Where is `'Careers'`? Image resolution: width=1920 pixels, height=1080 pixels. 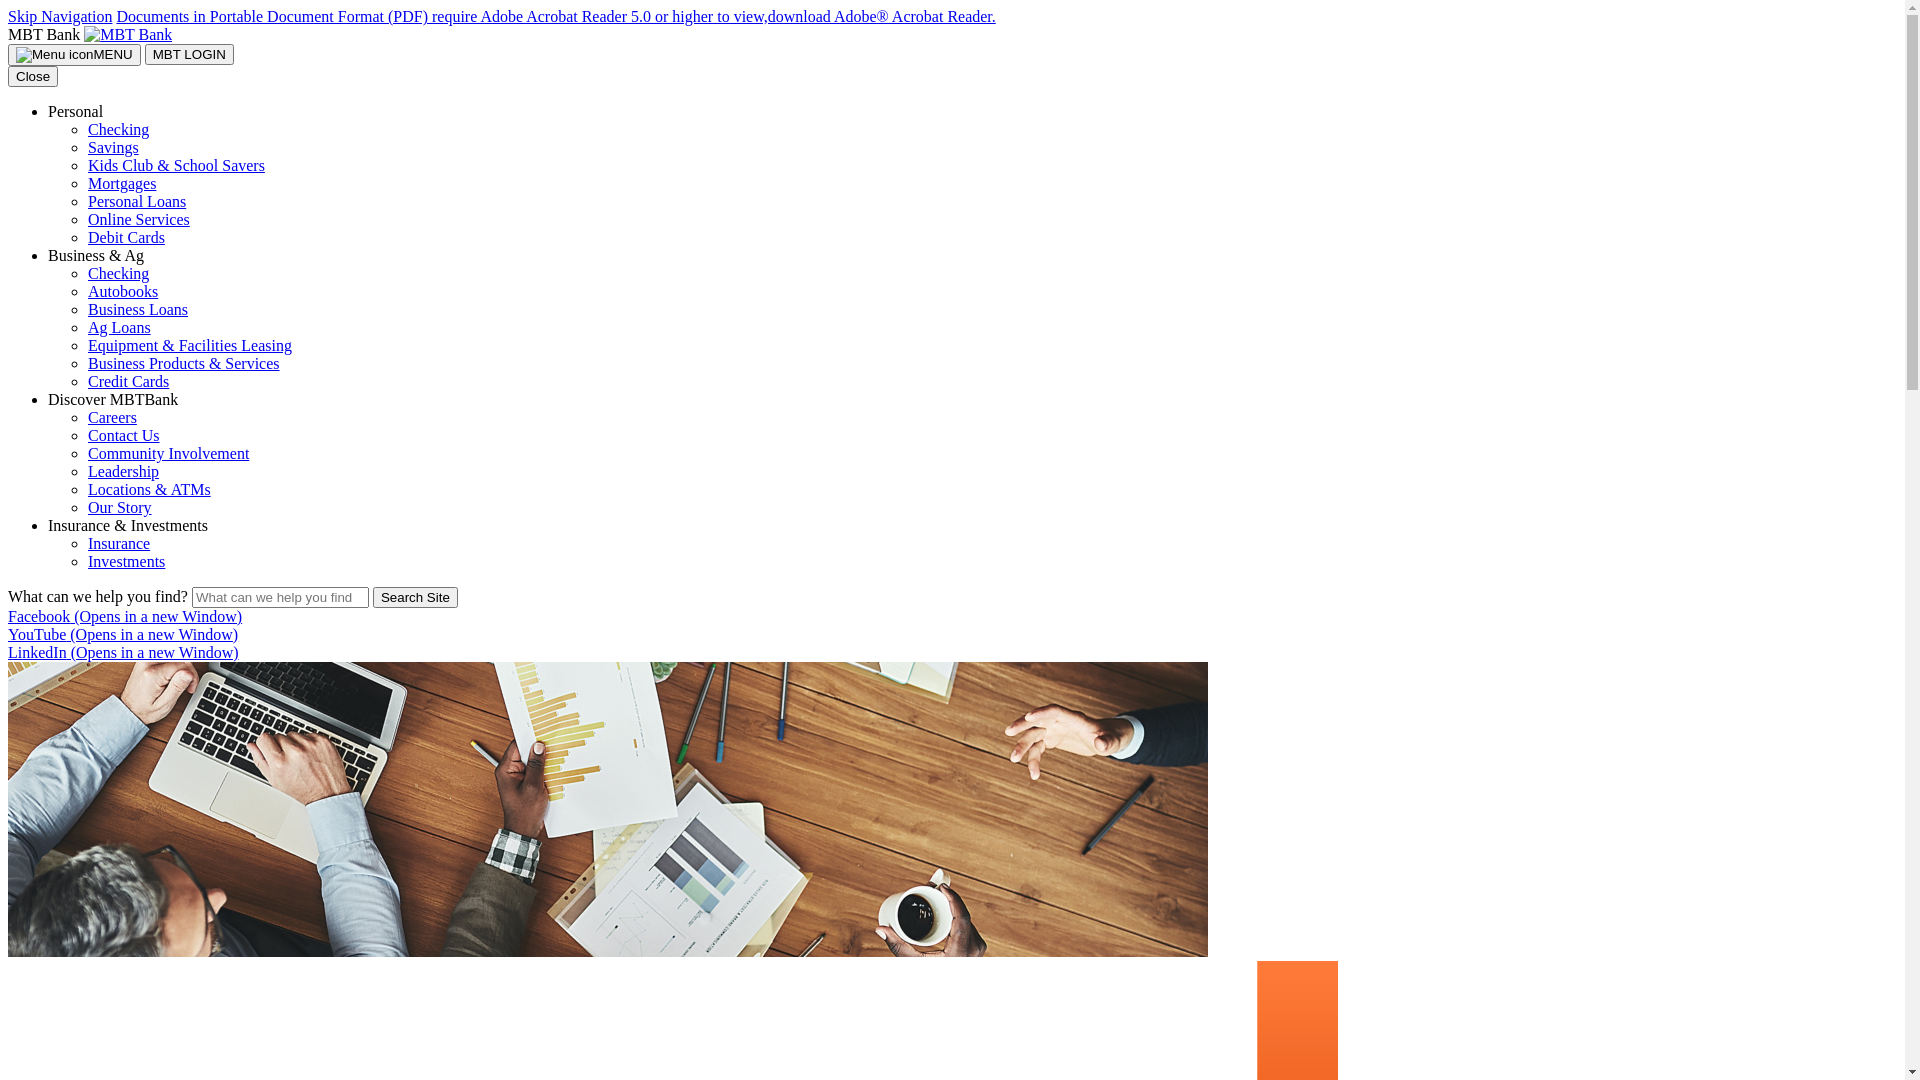 'Careers' is located at coordinates (86, 416).